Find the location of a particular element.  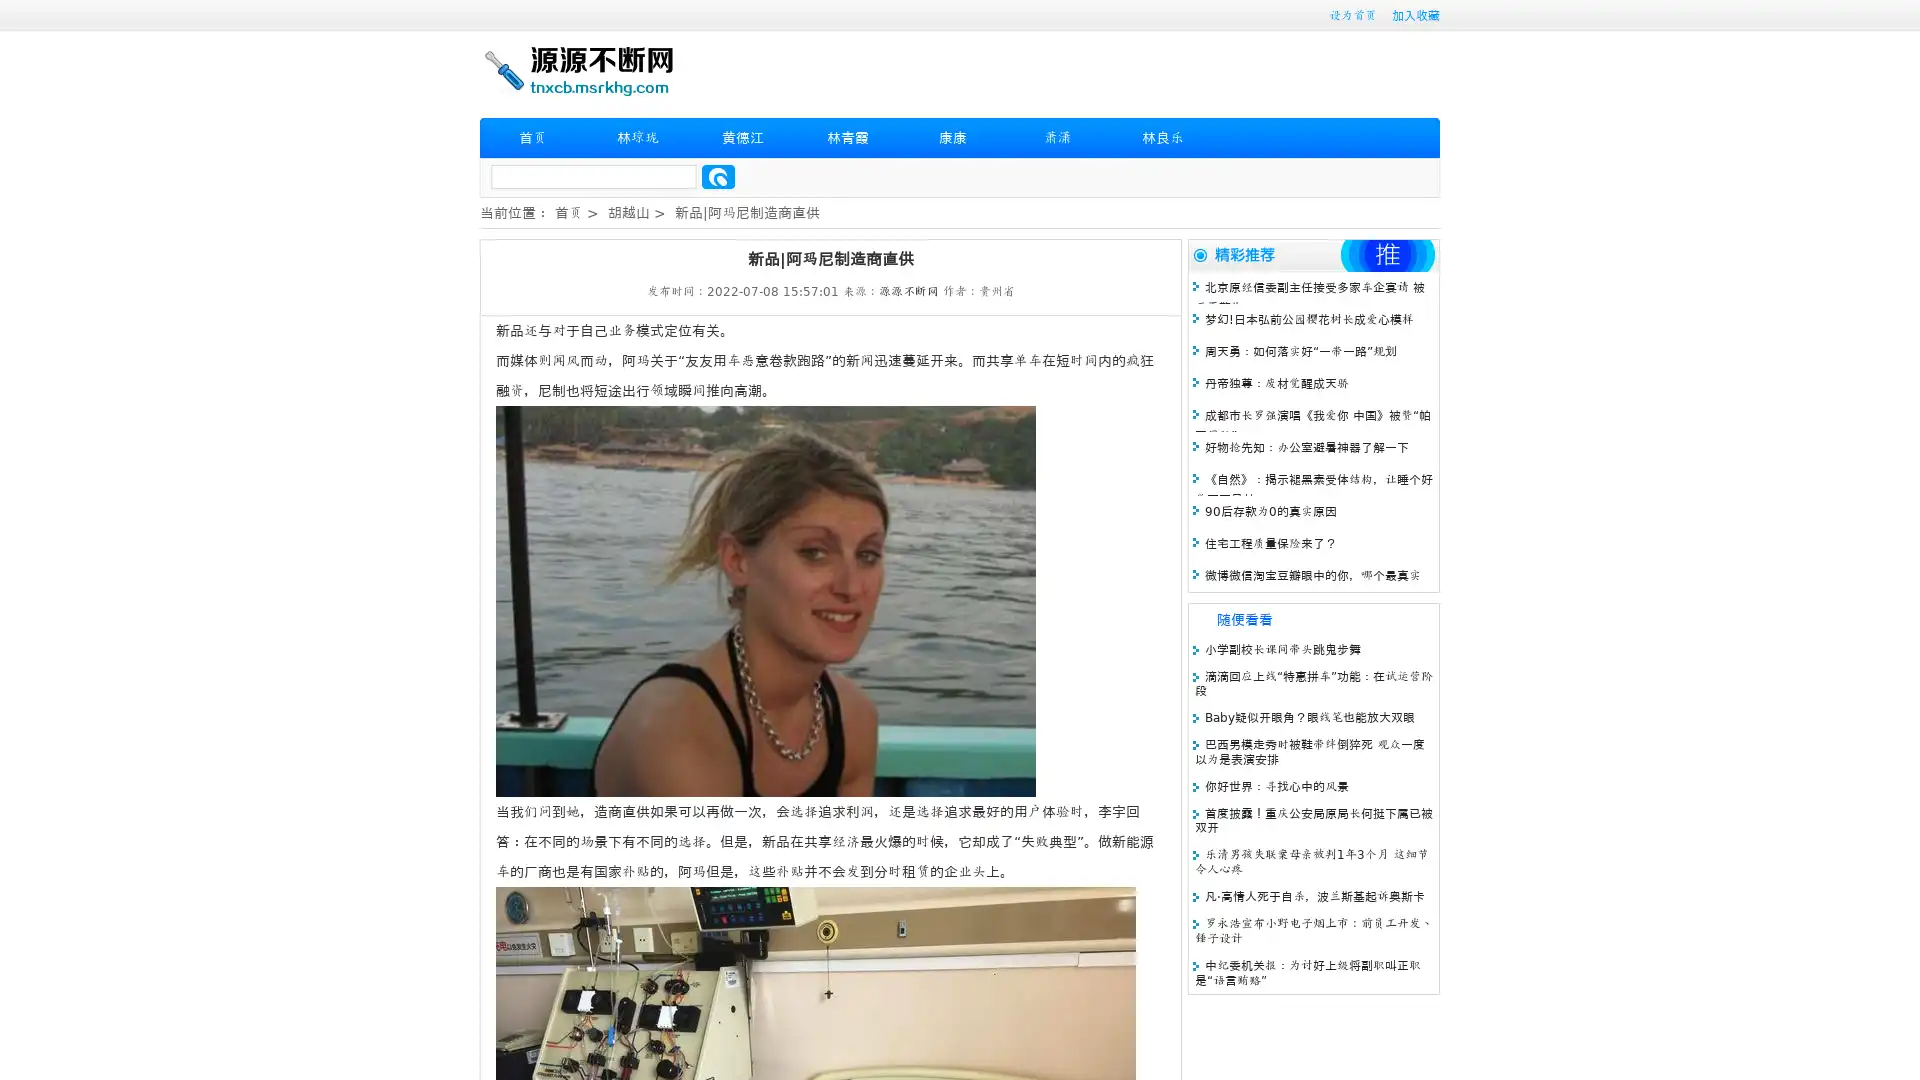

Search is located at coordinates (718, 176).